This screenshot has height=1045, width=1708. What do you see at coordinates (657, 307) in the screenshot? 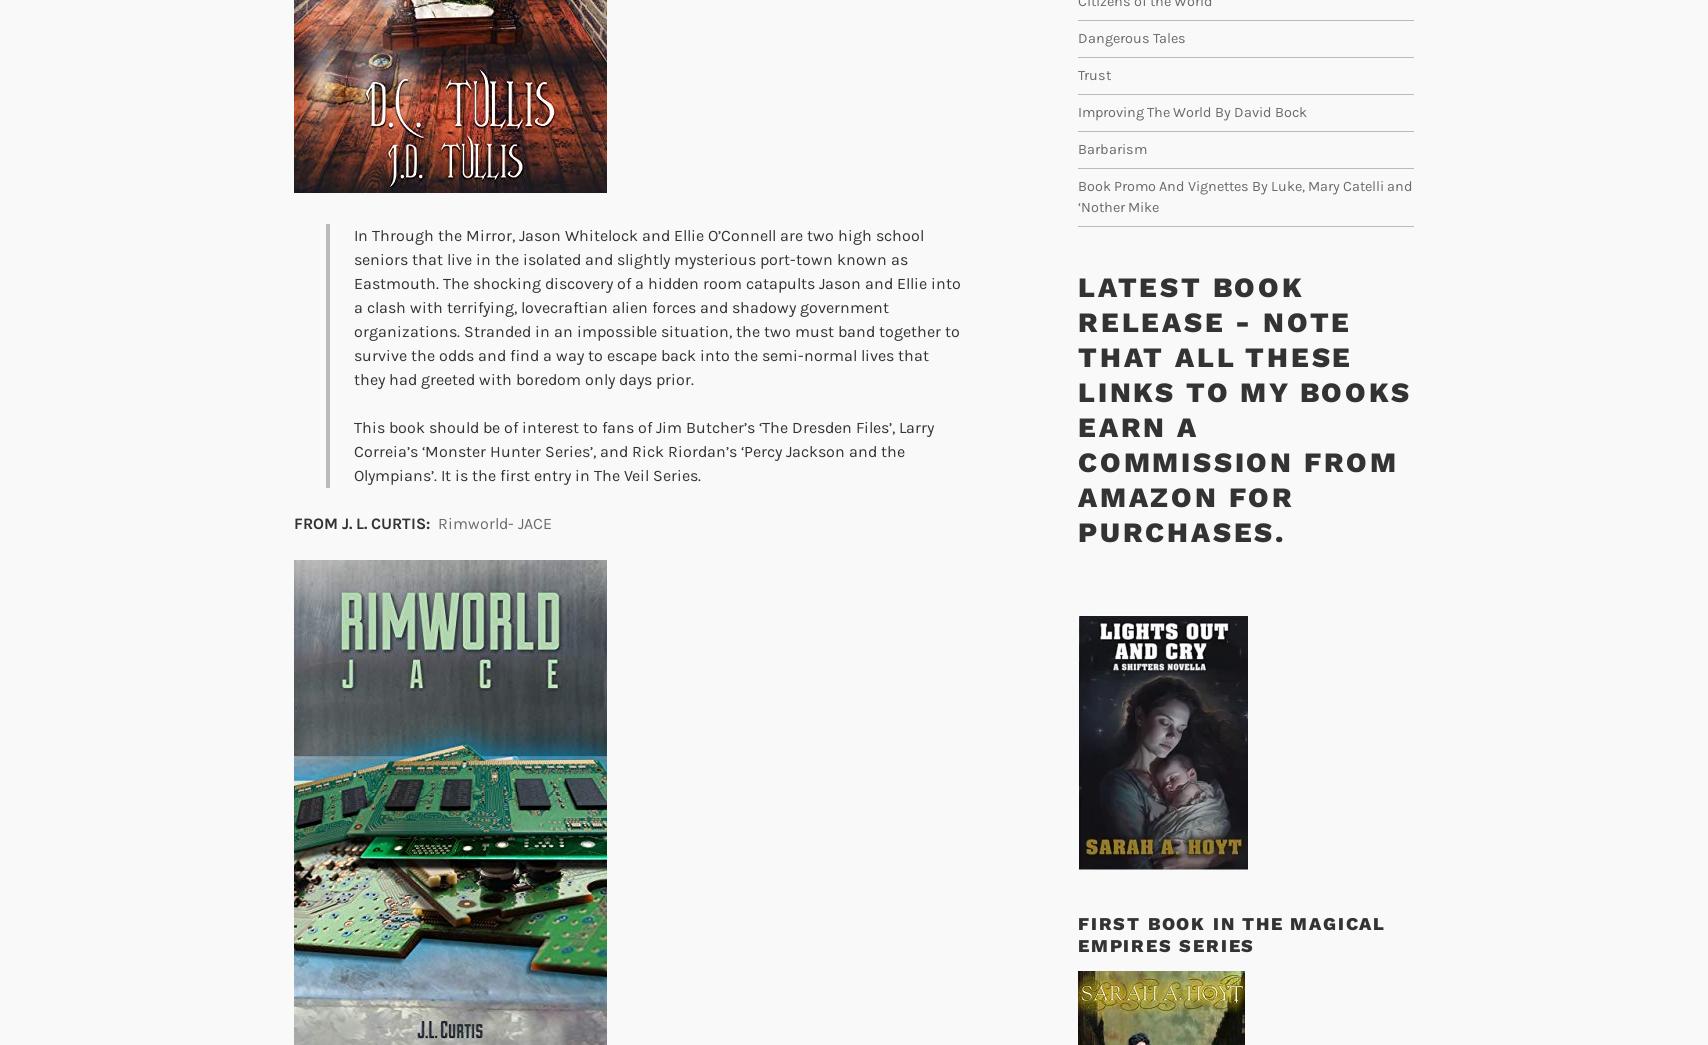
I see `'In Through the Mirror, Jason Whitelock and Ellie O’Connell are two high school seniors that live in the isolated and slightly mysterious port-town known as Eastmouth. The shocking discovery of a hidden room catapults Jason and Ellie into a clash with terrifying, lovecraftian alien forces and shadowy government organizations. Stranded in an impossible situation, the two must band together to survive the odds and find a way to escape back into the semi-normal lives that they had greeted with boredom only days prior.'` at bounding box center [657, 307].